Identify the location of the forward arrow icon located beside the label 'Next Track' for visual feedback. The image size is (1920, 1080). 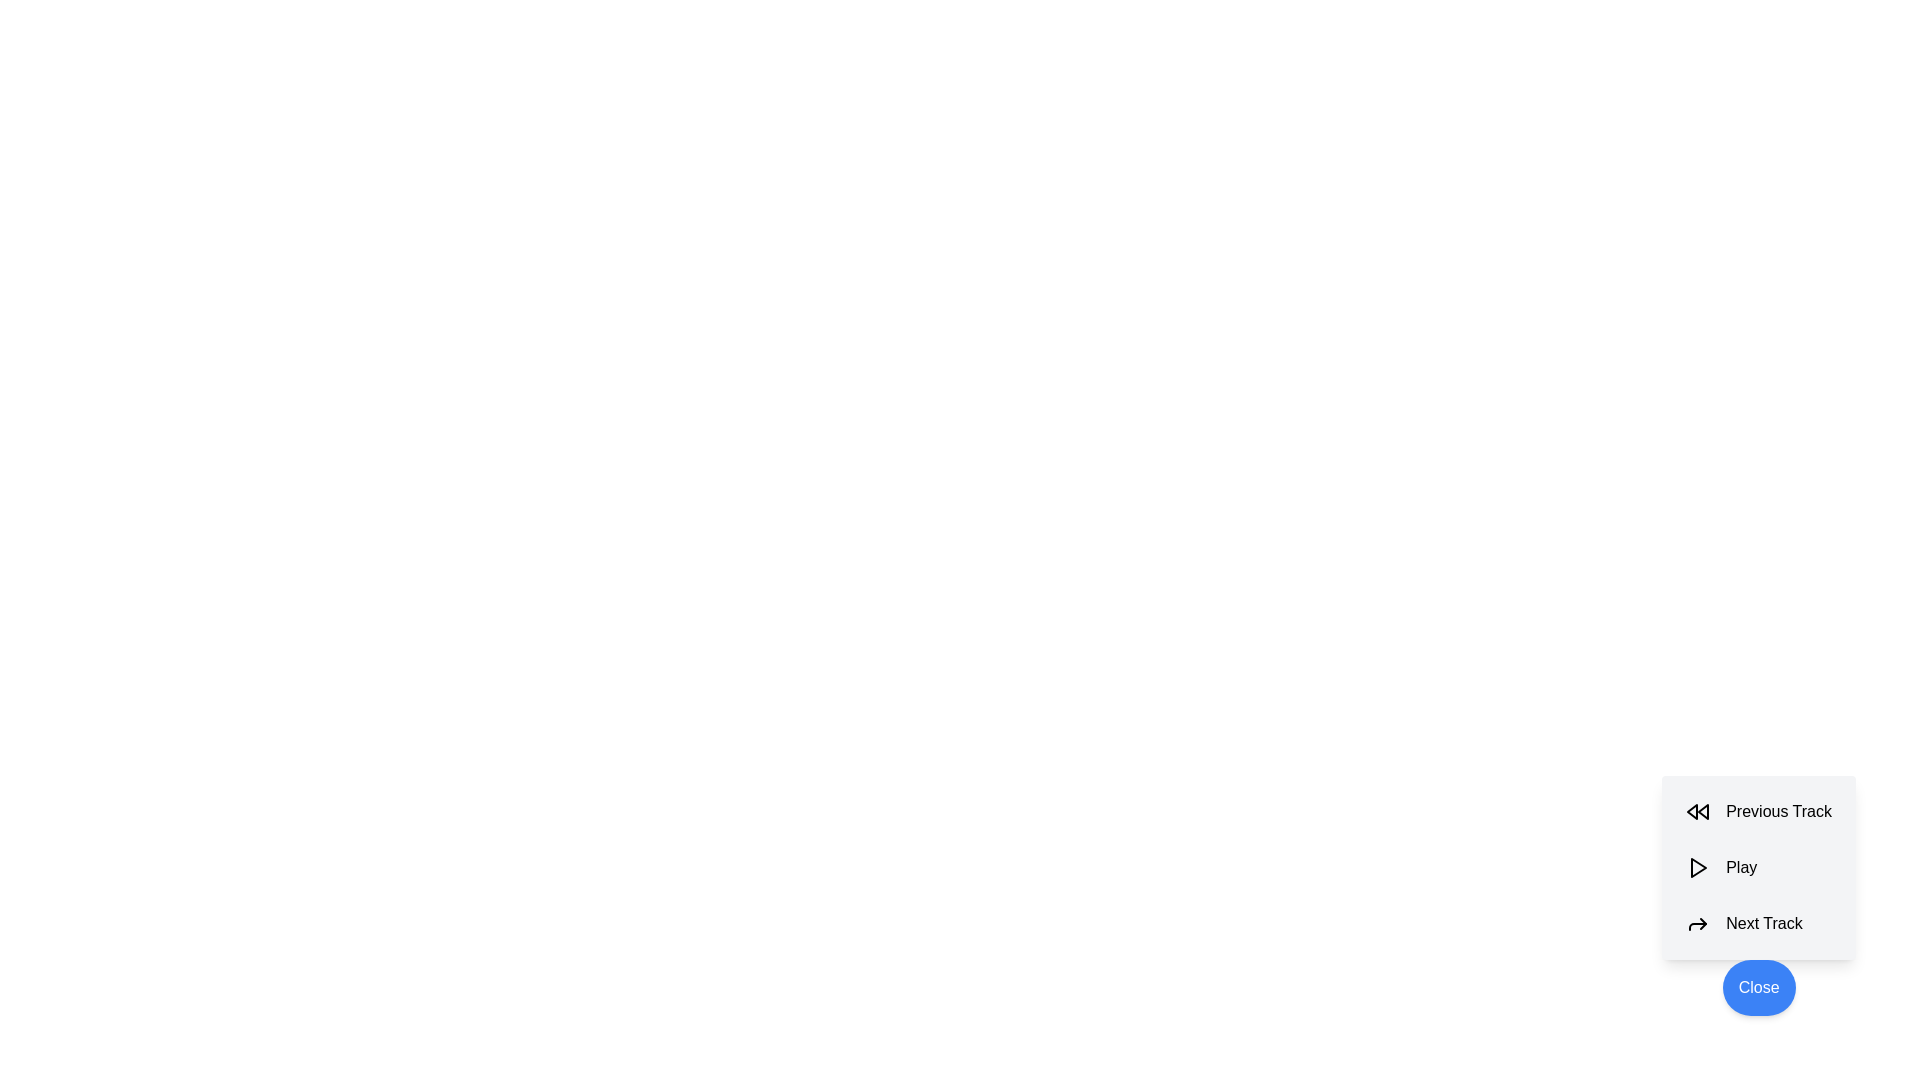
(1697, 924).